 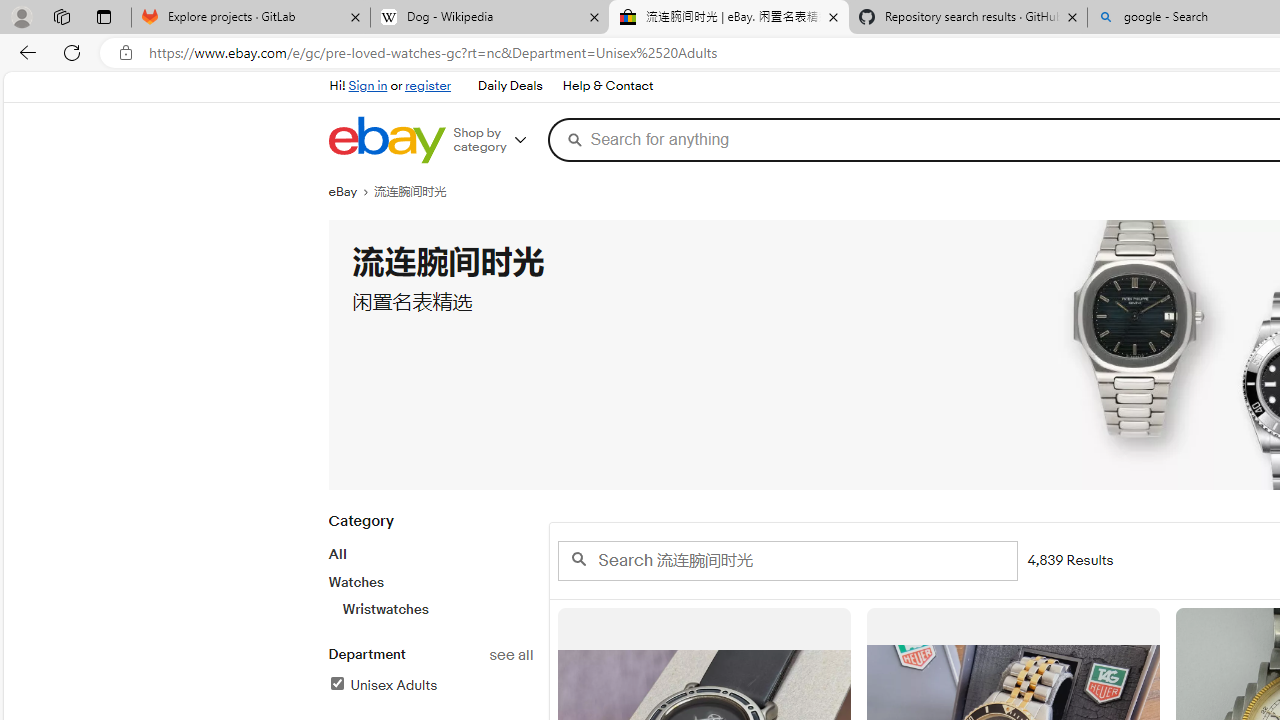 I want to click on 'WatchesWristwatches', so click(x=429, y=594).